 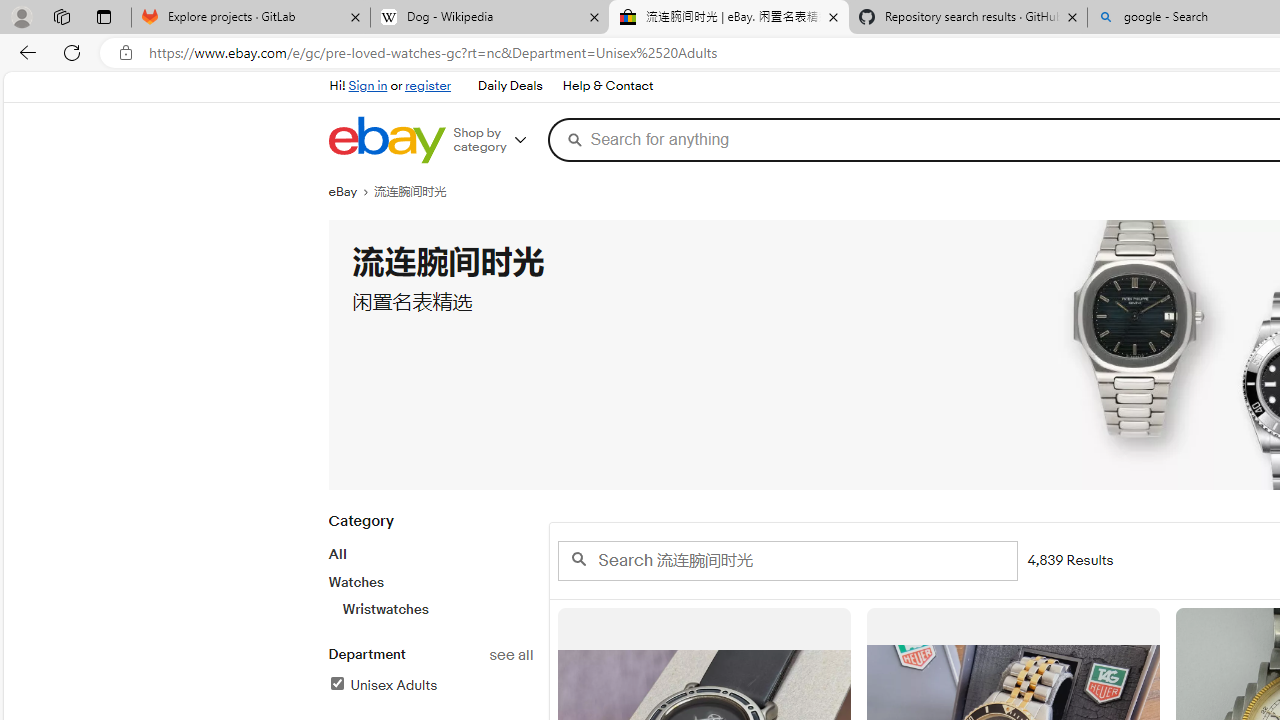 I want to click on 'WatchesWristwatches', so click(x=429, y=594).